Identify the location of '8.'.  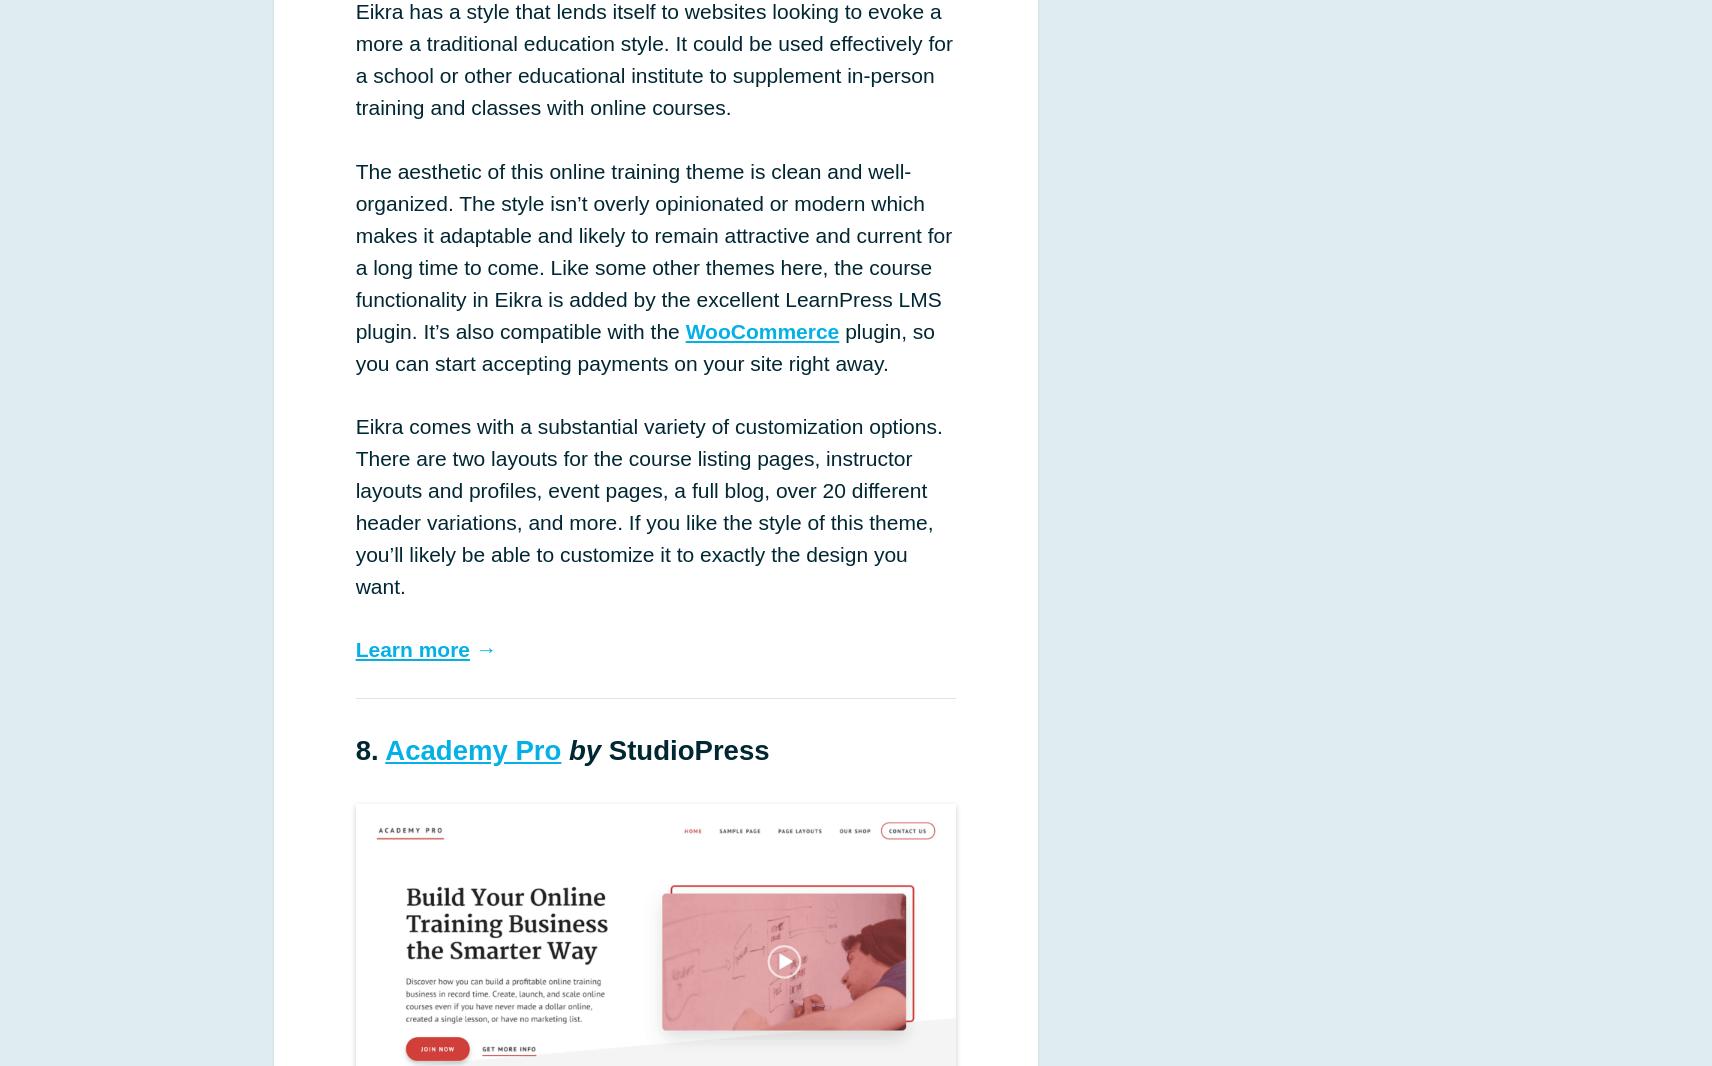
(369, 749).